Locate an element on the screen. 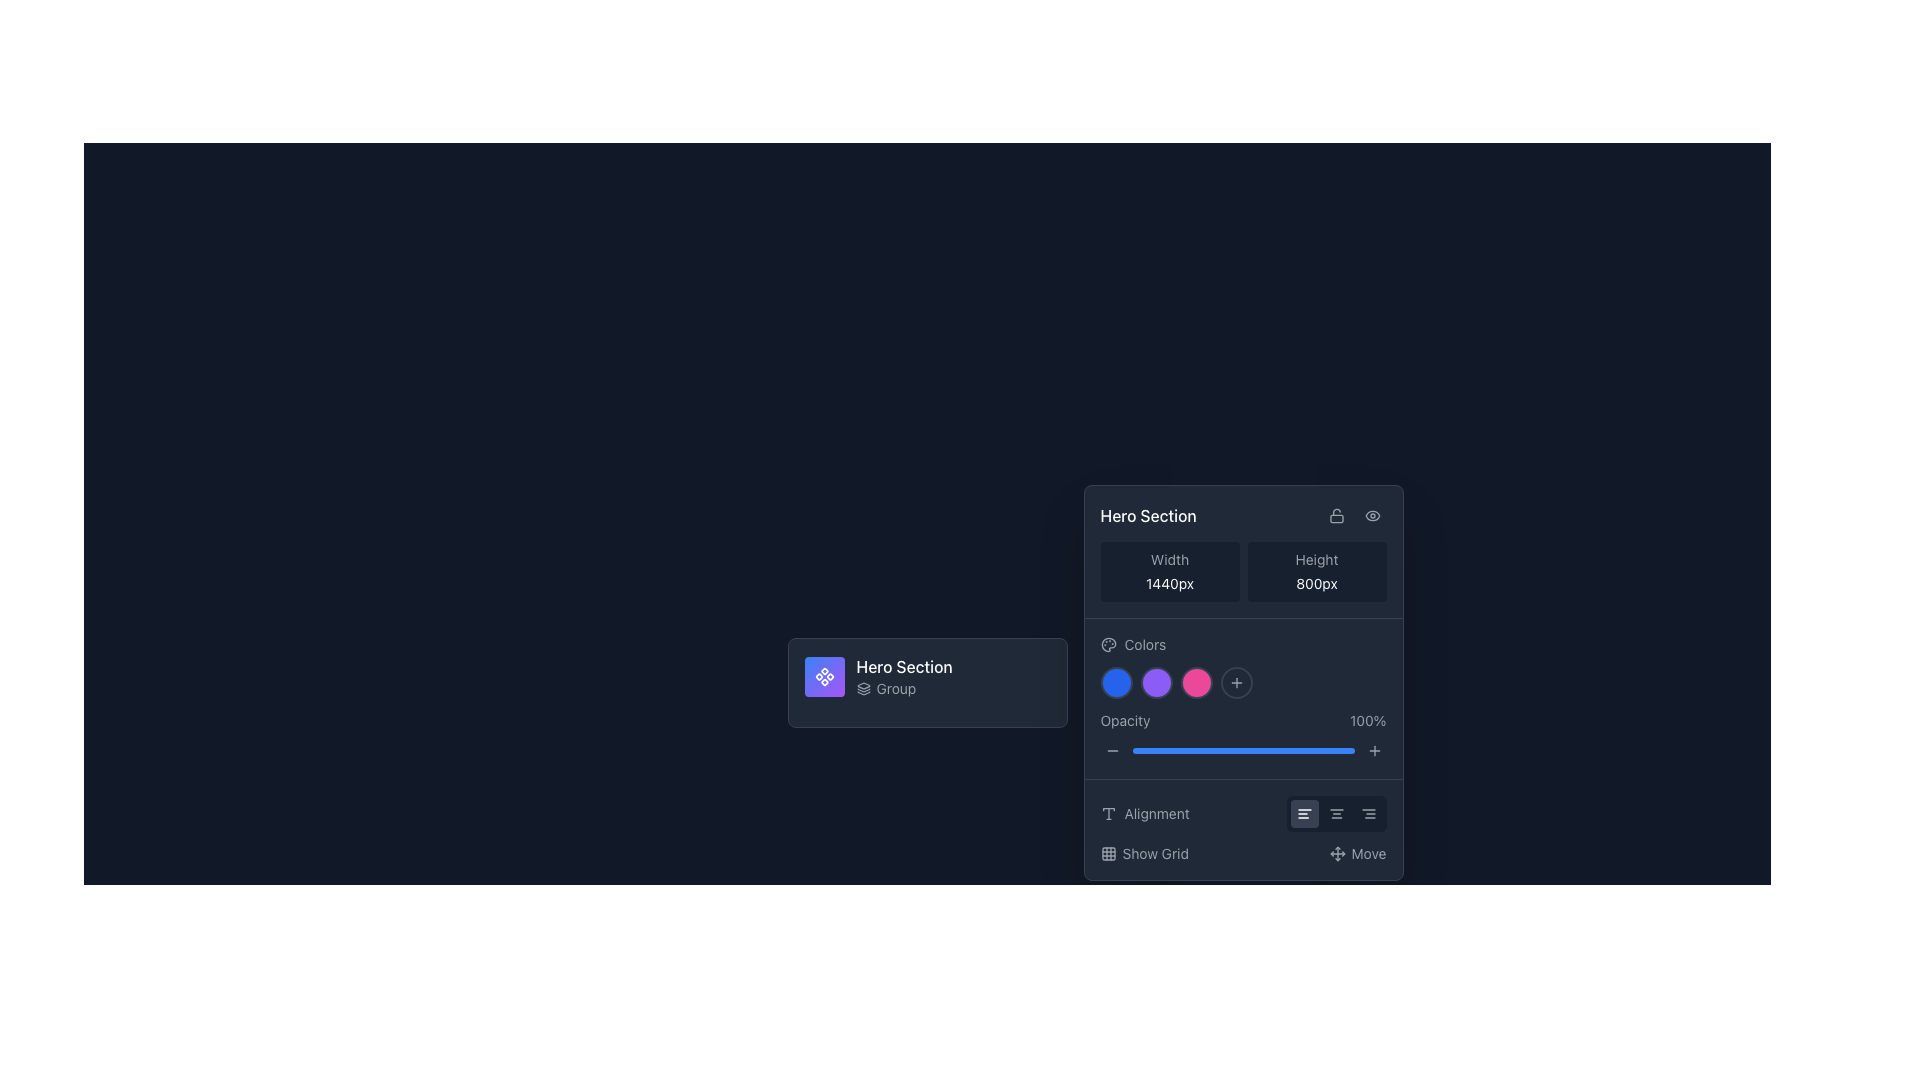  slider is located at coordinates (1222, 751).